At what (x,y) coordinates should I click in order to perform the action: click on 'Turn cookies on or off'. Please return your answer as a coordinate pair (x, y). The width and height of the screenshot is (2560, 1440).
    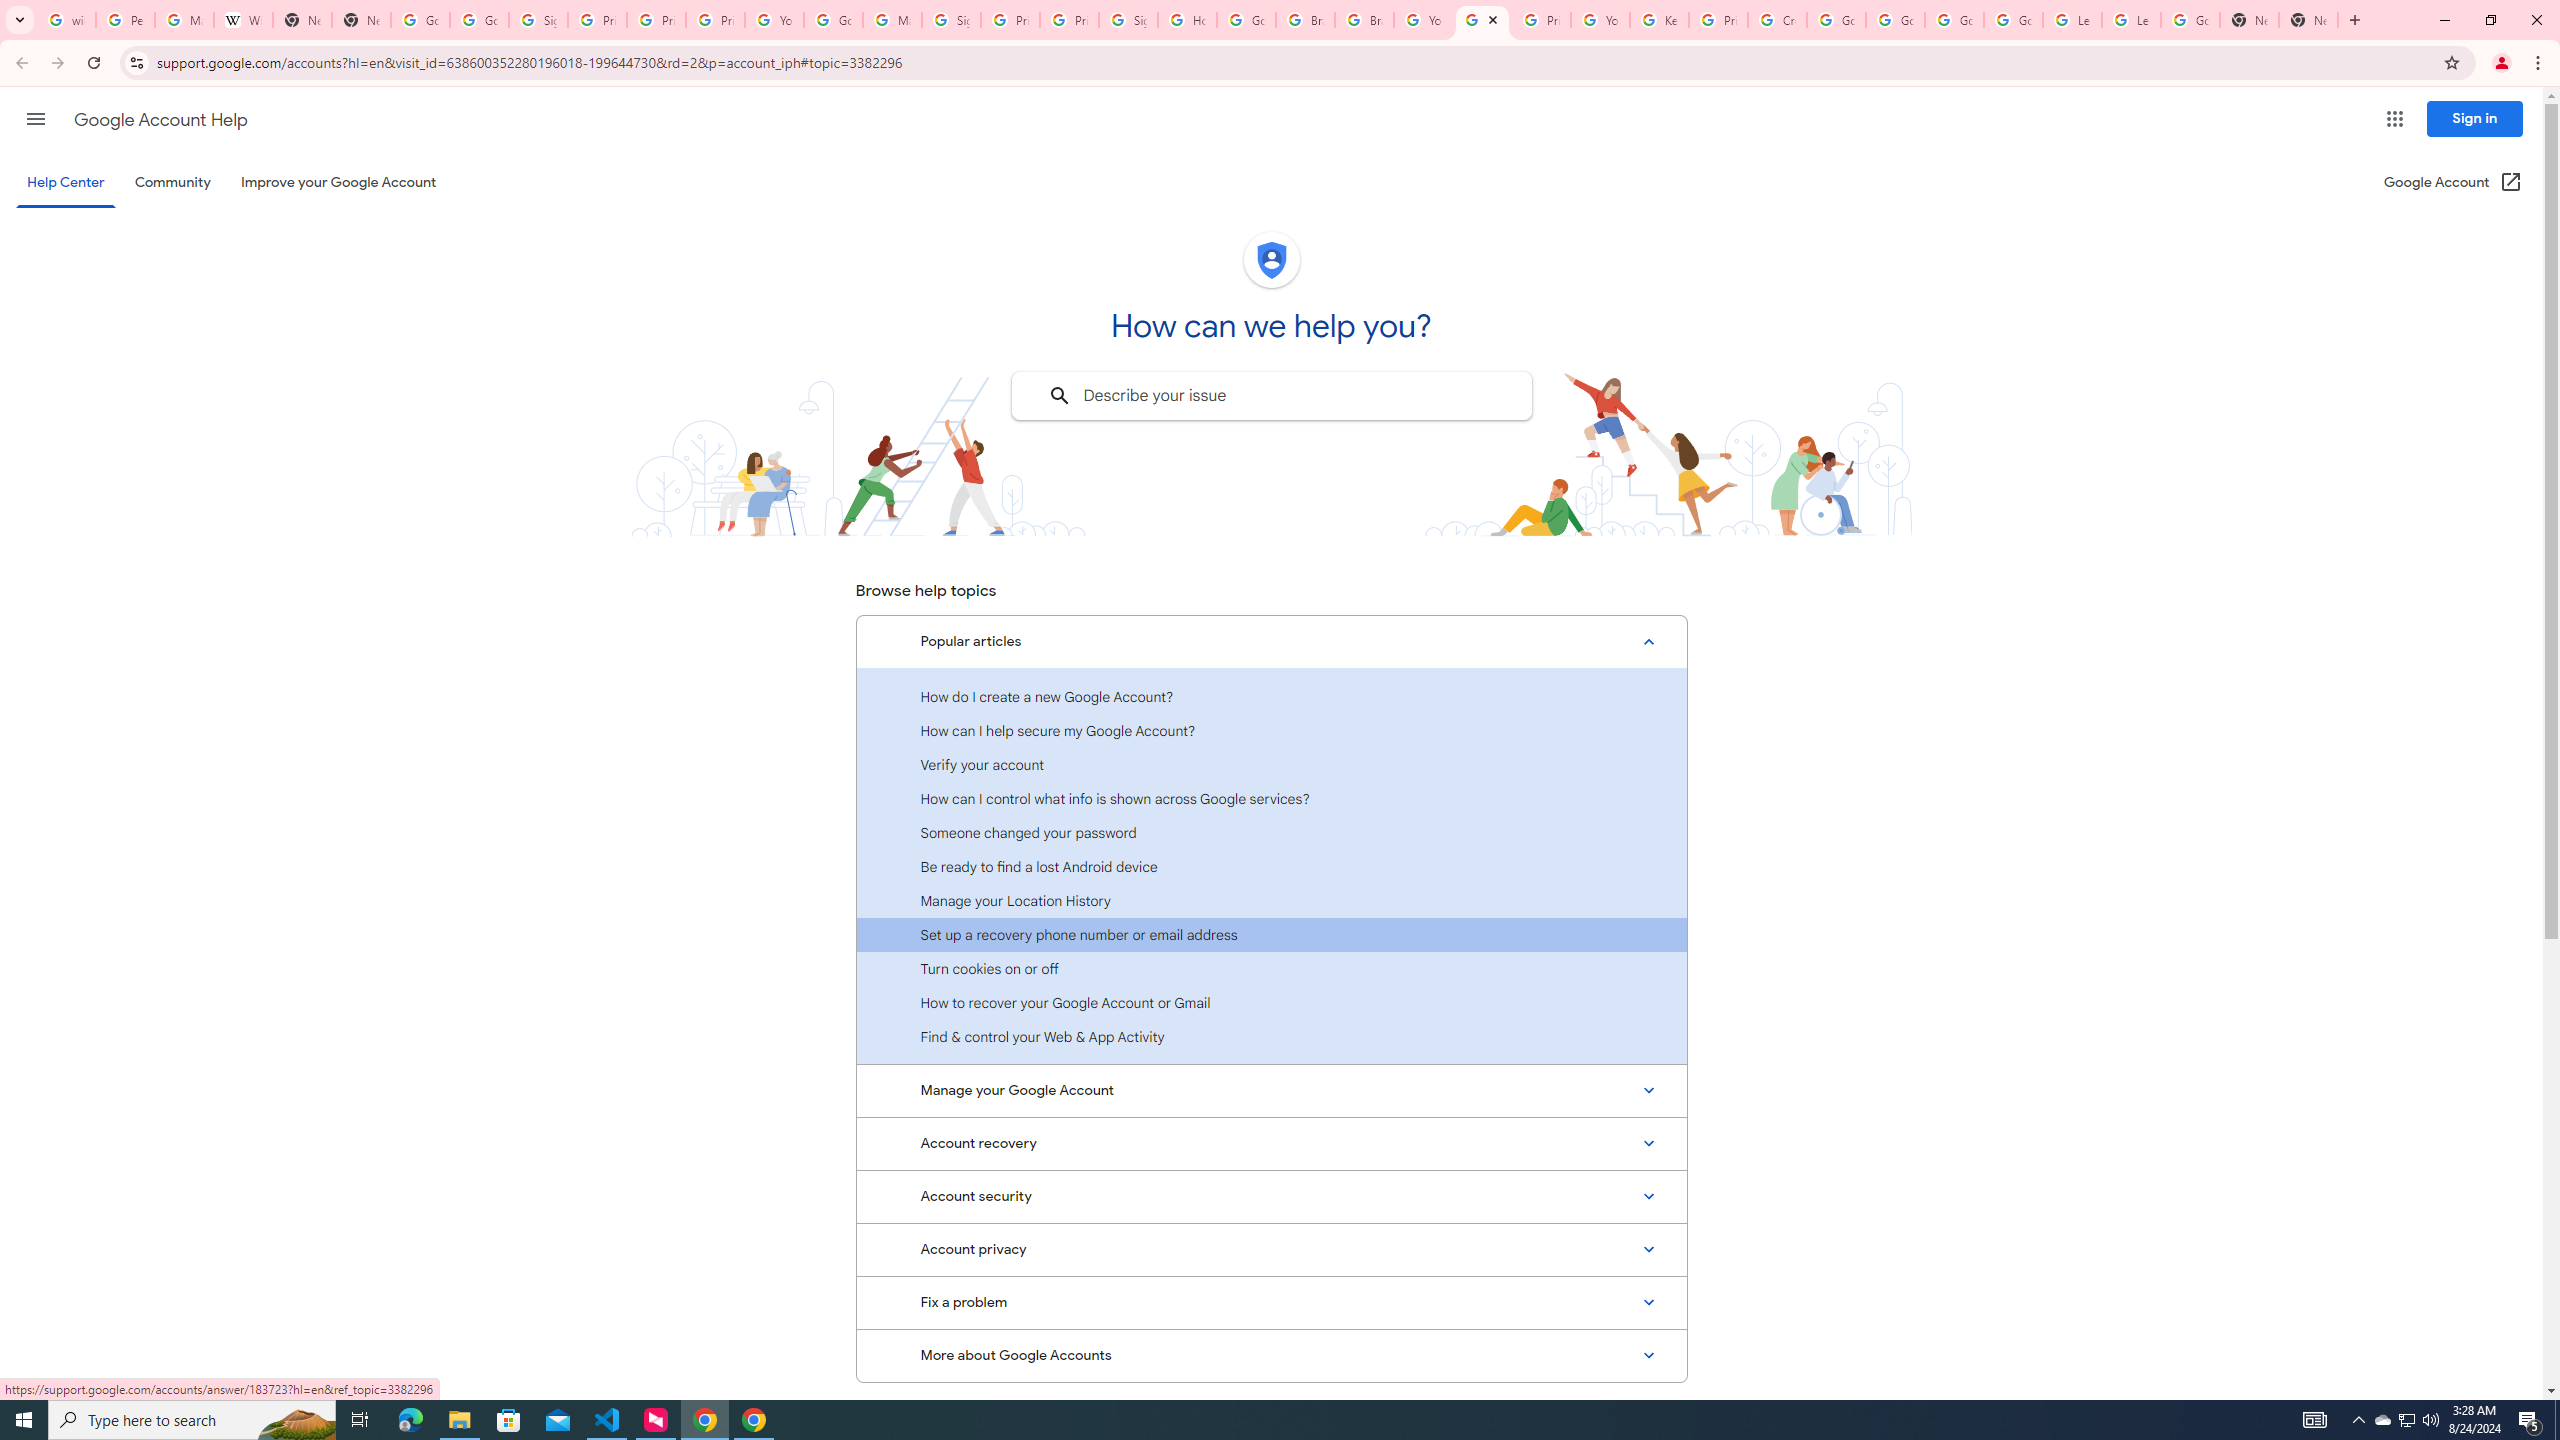
    Looking at the image, I should click on (1271, 968).